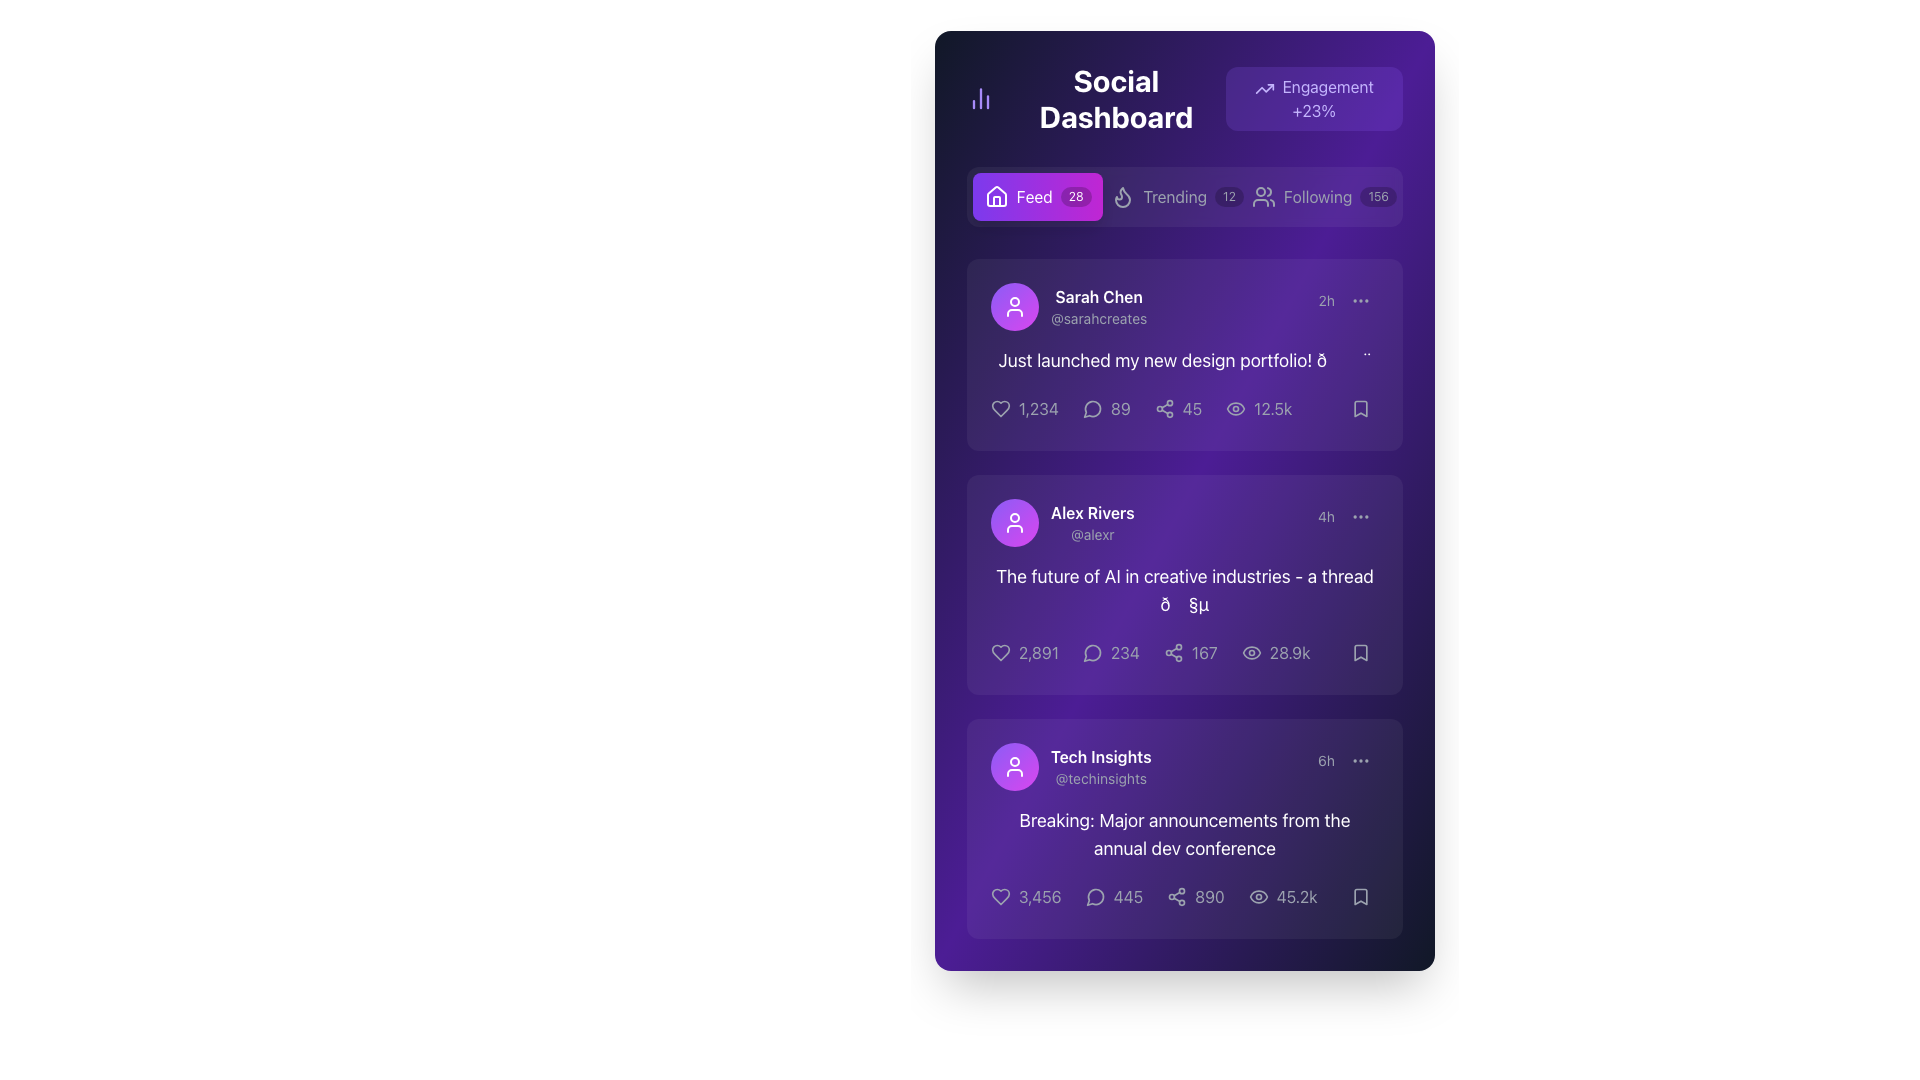  What do you see at coordinates (1001, 407) in the screenshot?
I see `the leftmost icon button located beneath the post labeled 'Alex Rivers'` at bounding box center [1001, 407].